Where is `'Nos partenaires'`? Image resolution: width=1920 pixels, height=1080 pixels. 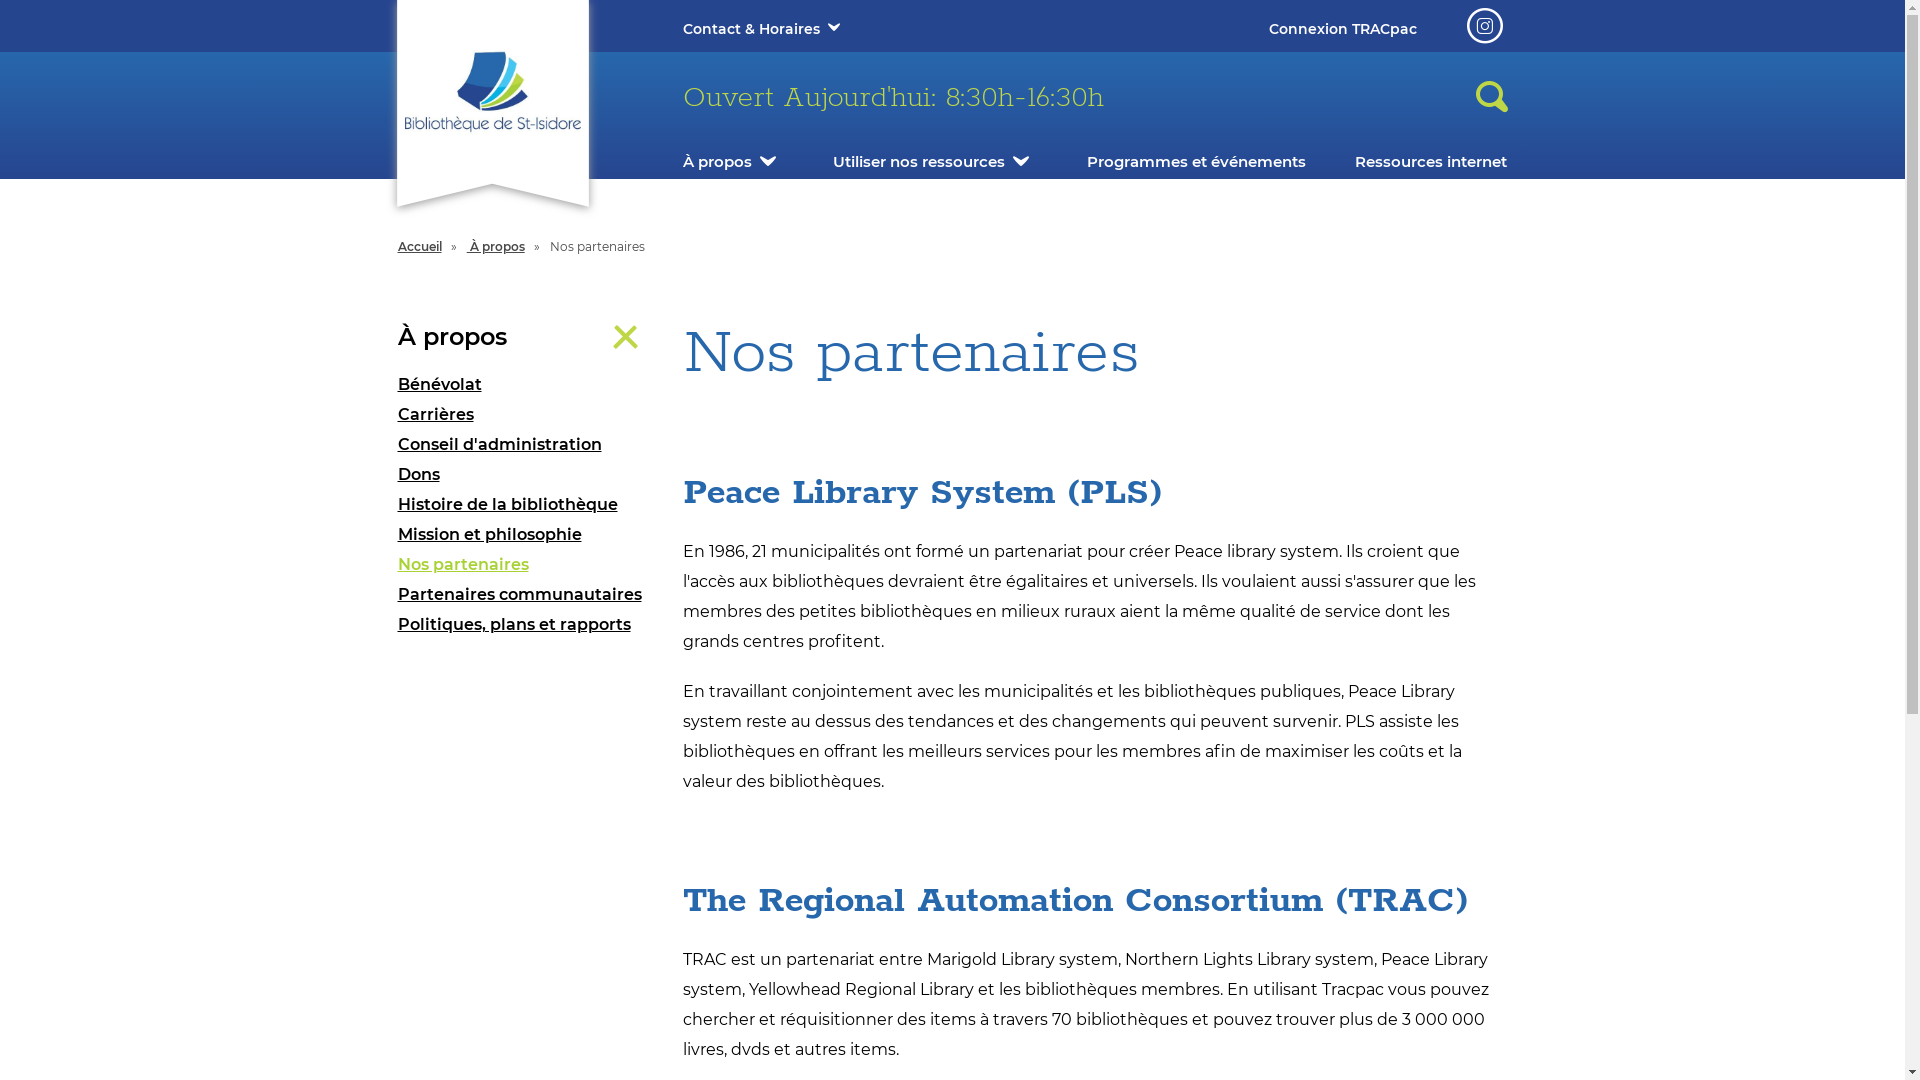
'Nos partenaires' is located at coordinates (525, 564).